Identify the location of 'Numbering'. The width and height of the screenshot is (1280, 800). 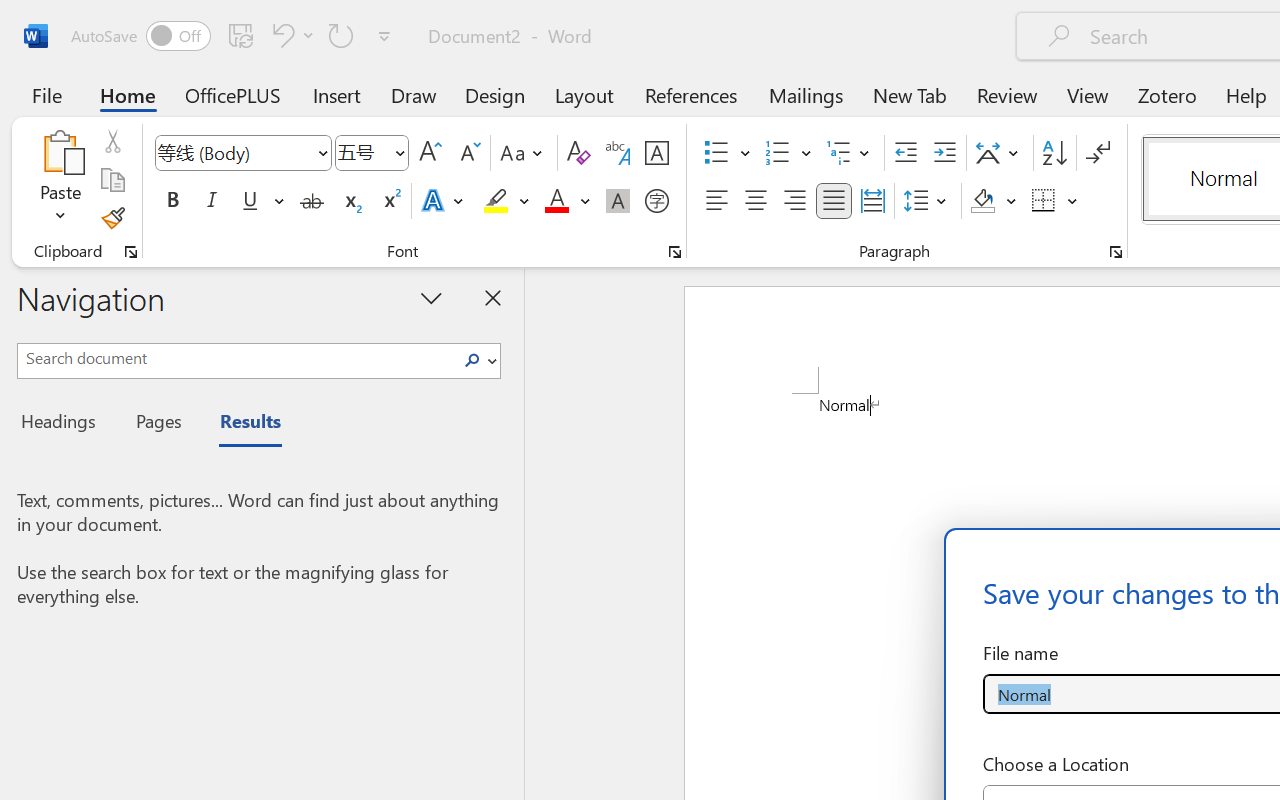
(777, 153).